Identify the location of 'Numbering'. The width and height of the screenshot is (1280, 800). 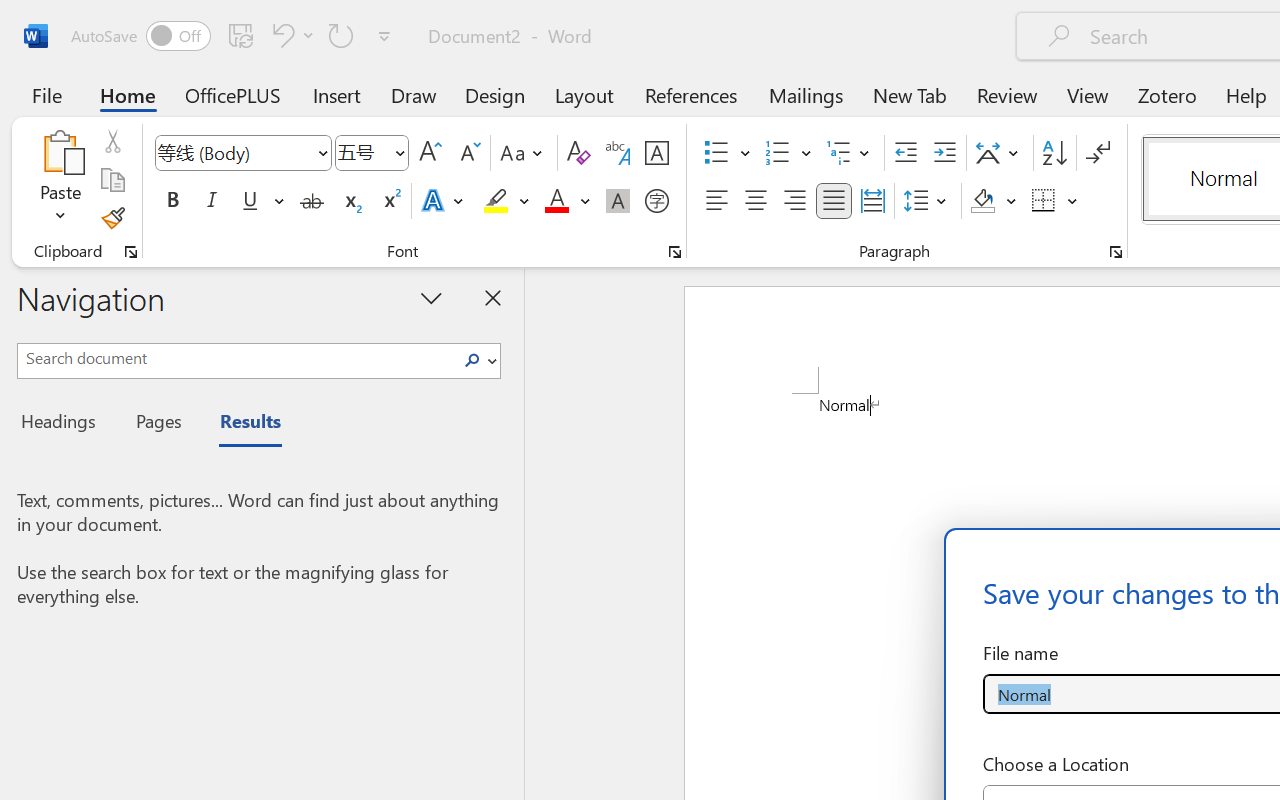
(777, 153).